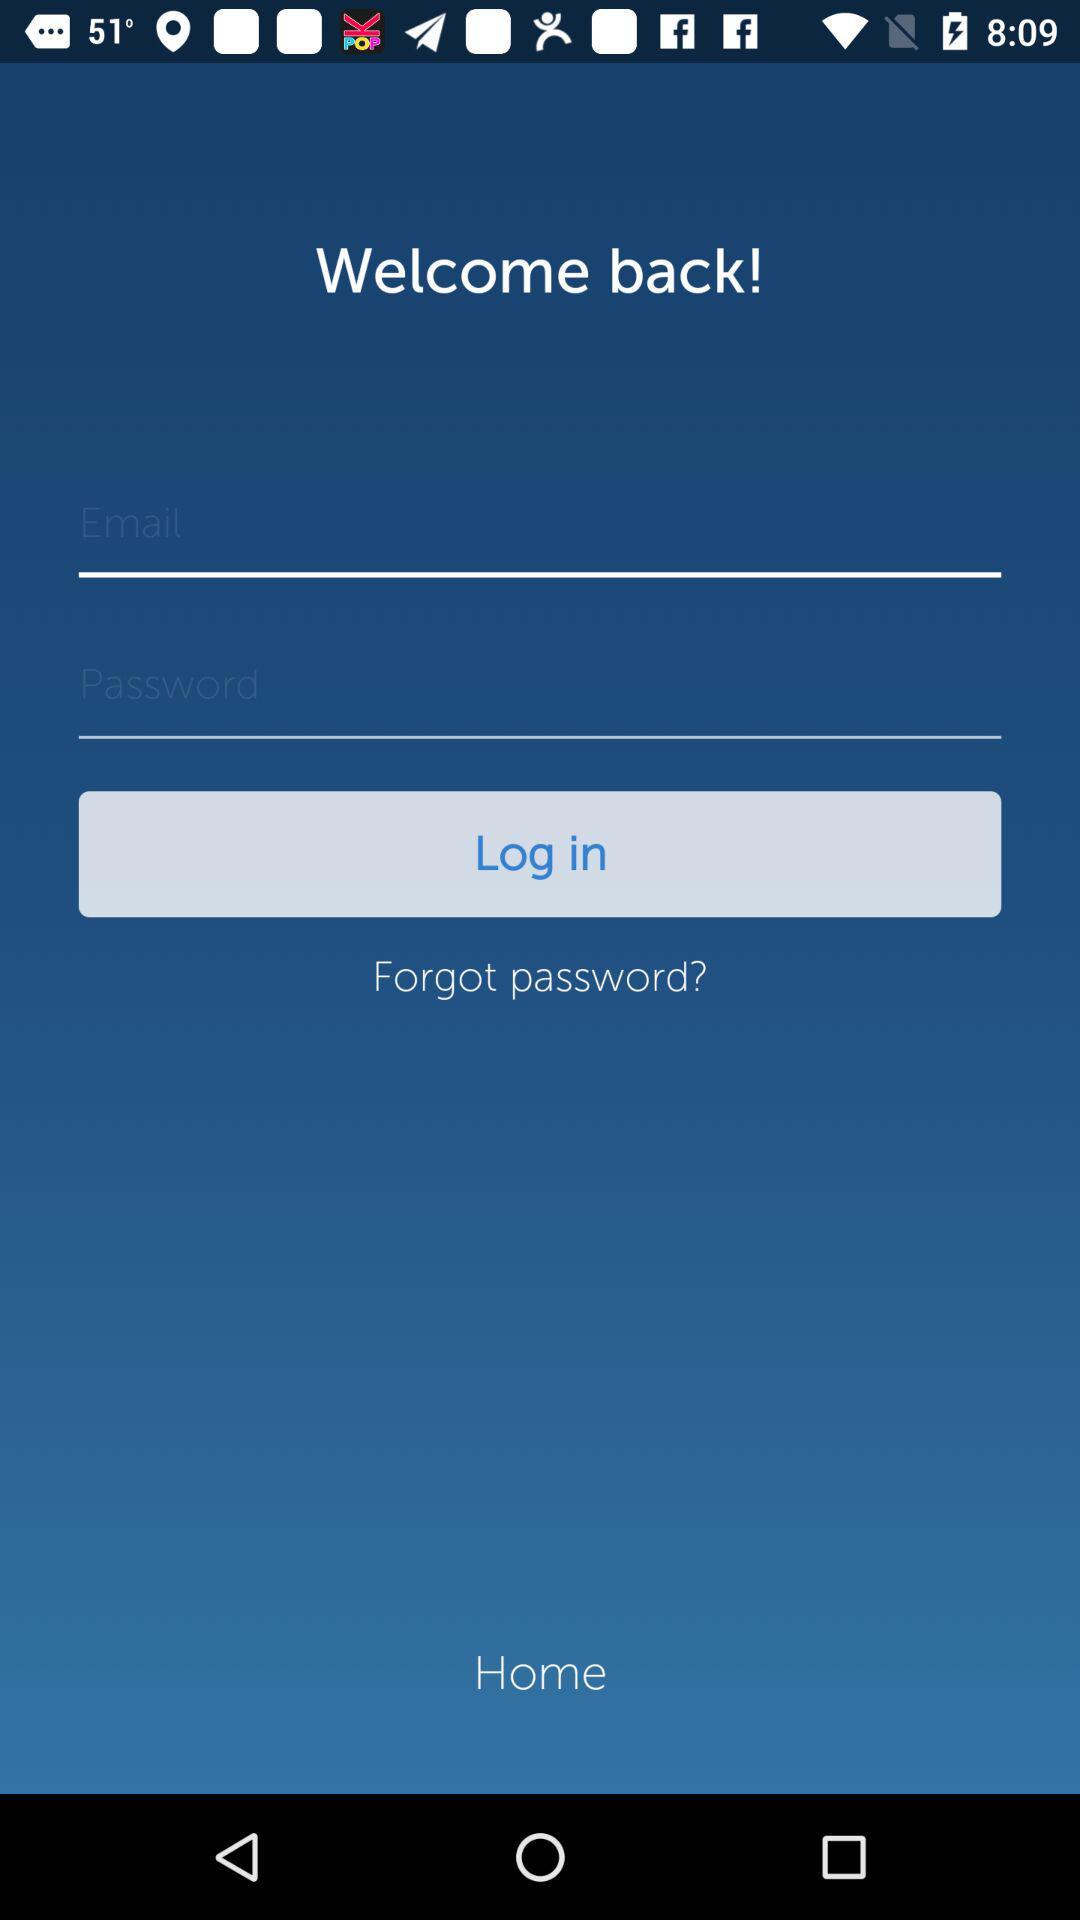 The height and width of the screenshot is (1920, 1080). Describe the element at coordinates (540, 854) in the screenshot. I see `item above forgot password? item` at that location.